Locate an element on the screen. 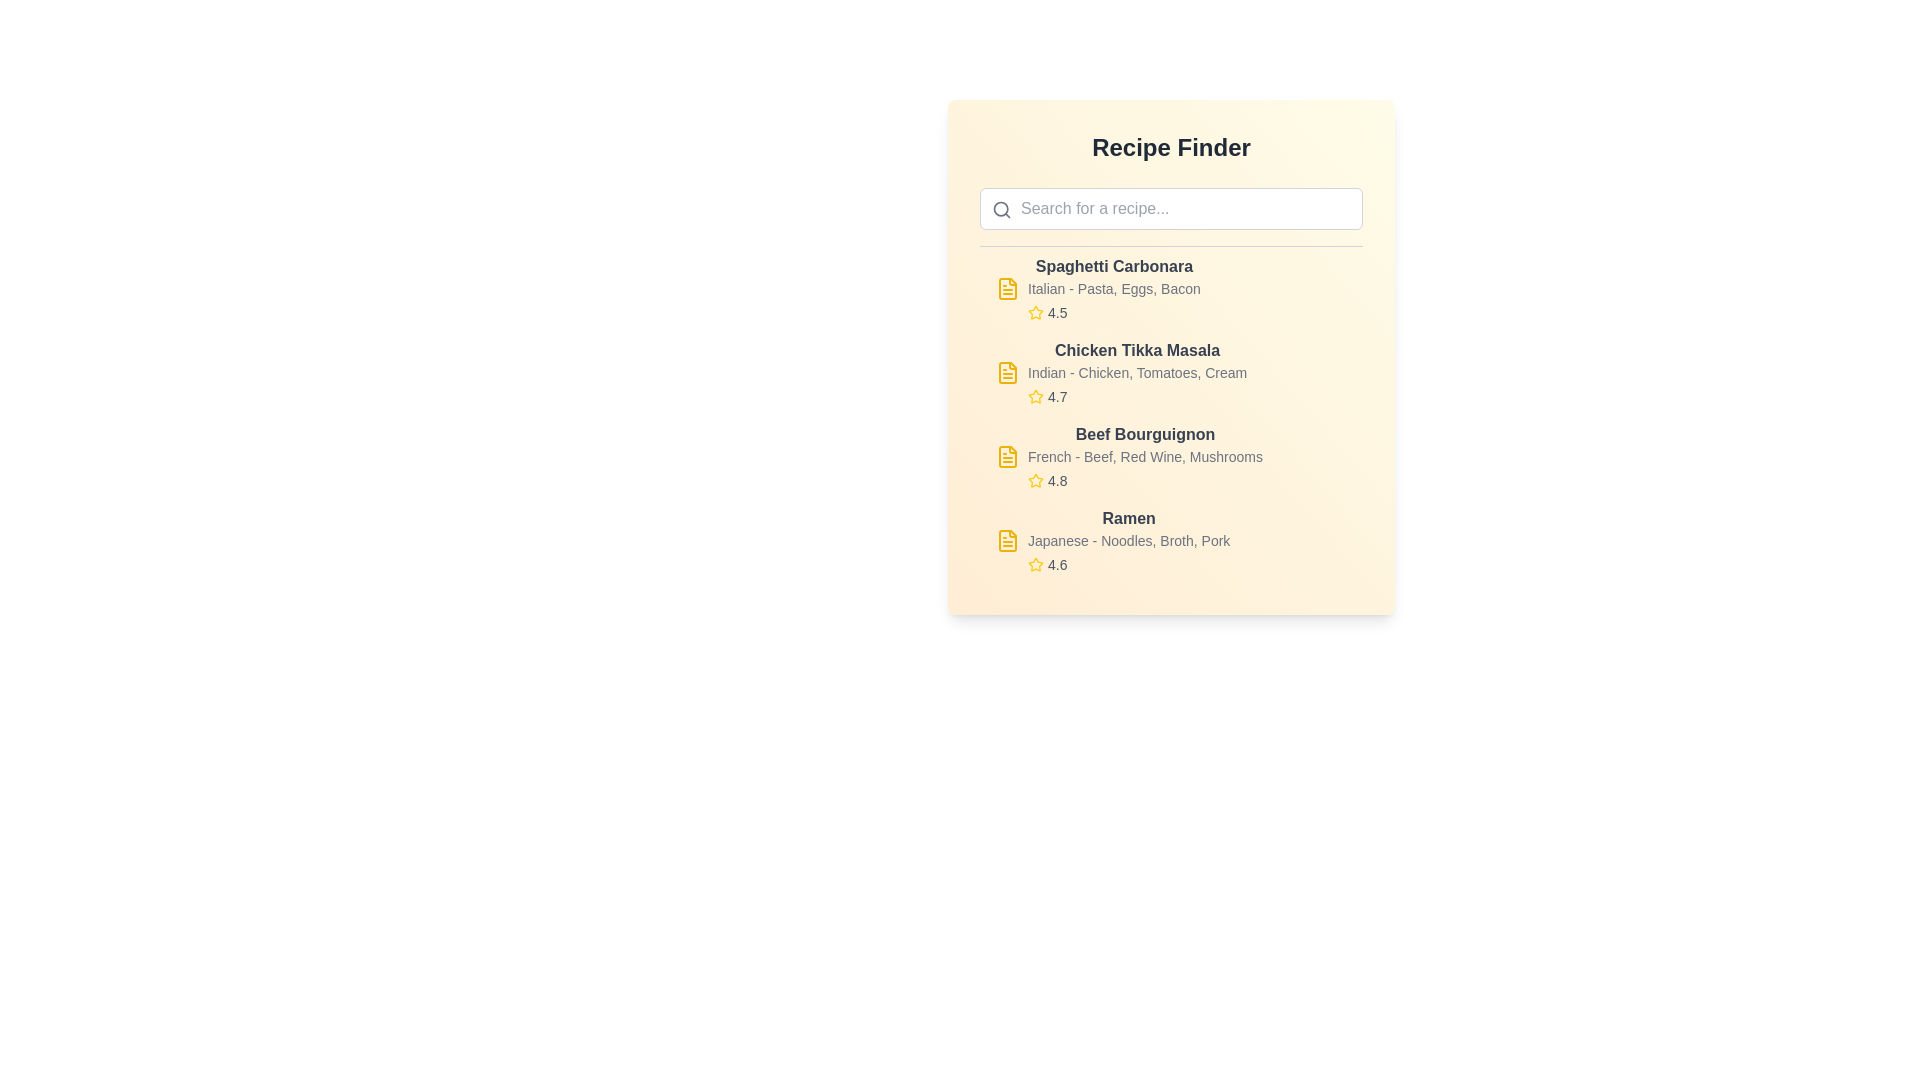  the static text element indicating the rating value for the recipe 'Spaghetti Carbonara', located beneath the title and aligned with a star icon in the 'Recipe Finder' list is located at coordinates (1056, 312).